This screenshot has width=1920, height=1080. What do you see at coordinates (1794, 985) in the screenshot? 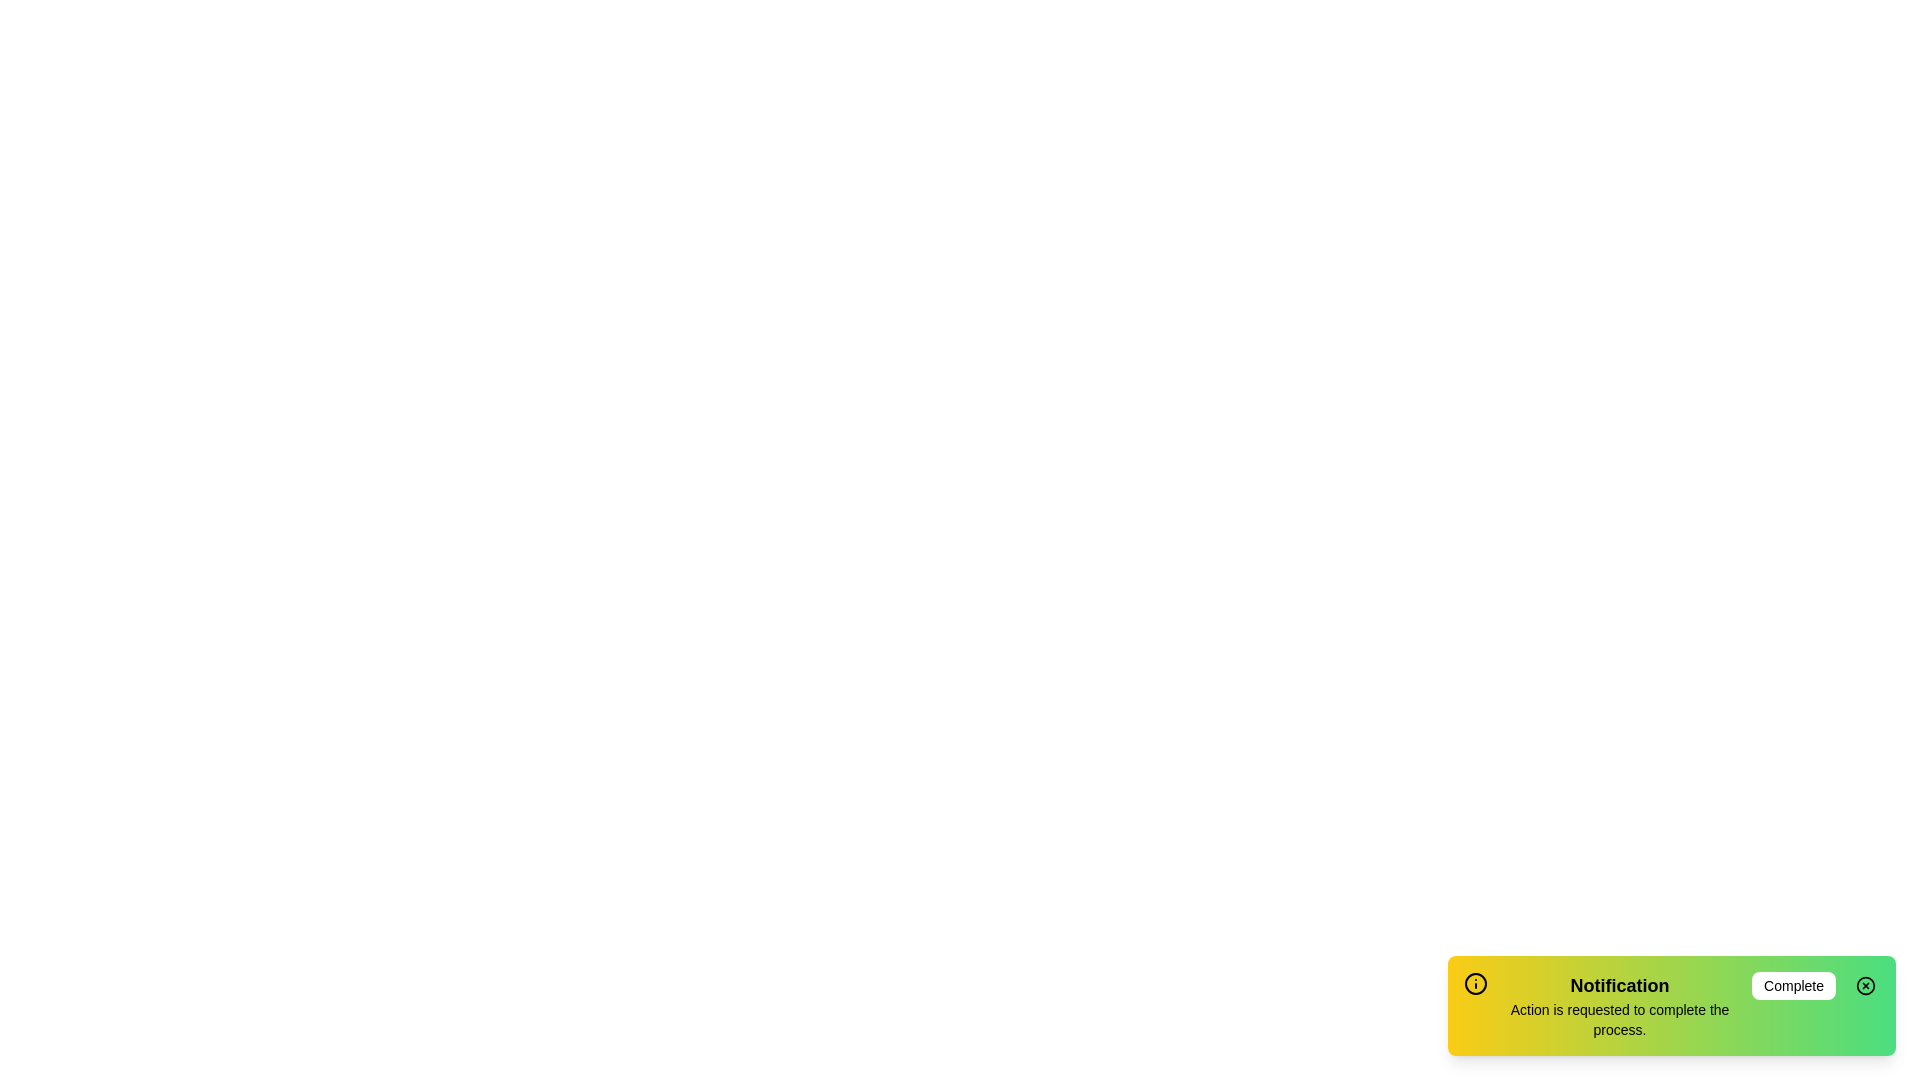
I see `the 'Complete' button to trigger the main action` at bounding box center [1794, 985].